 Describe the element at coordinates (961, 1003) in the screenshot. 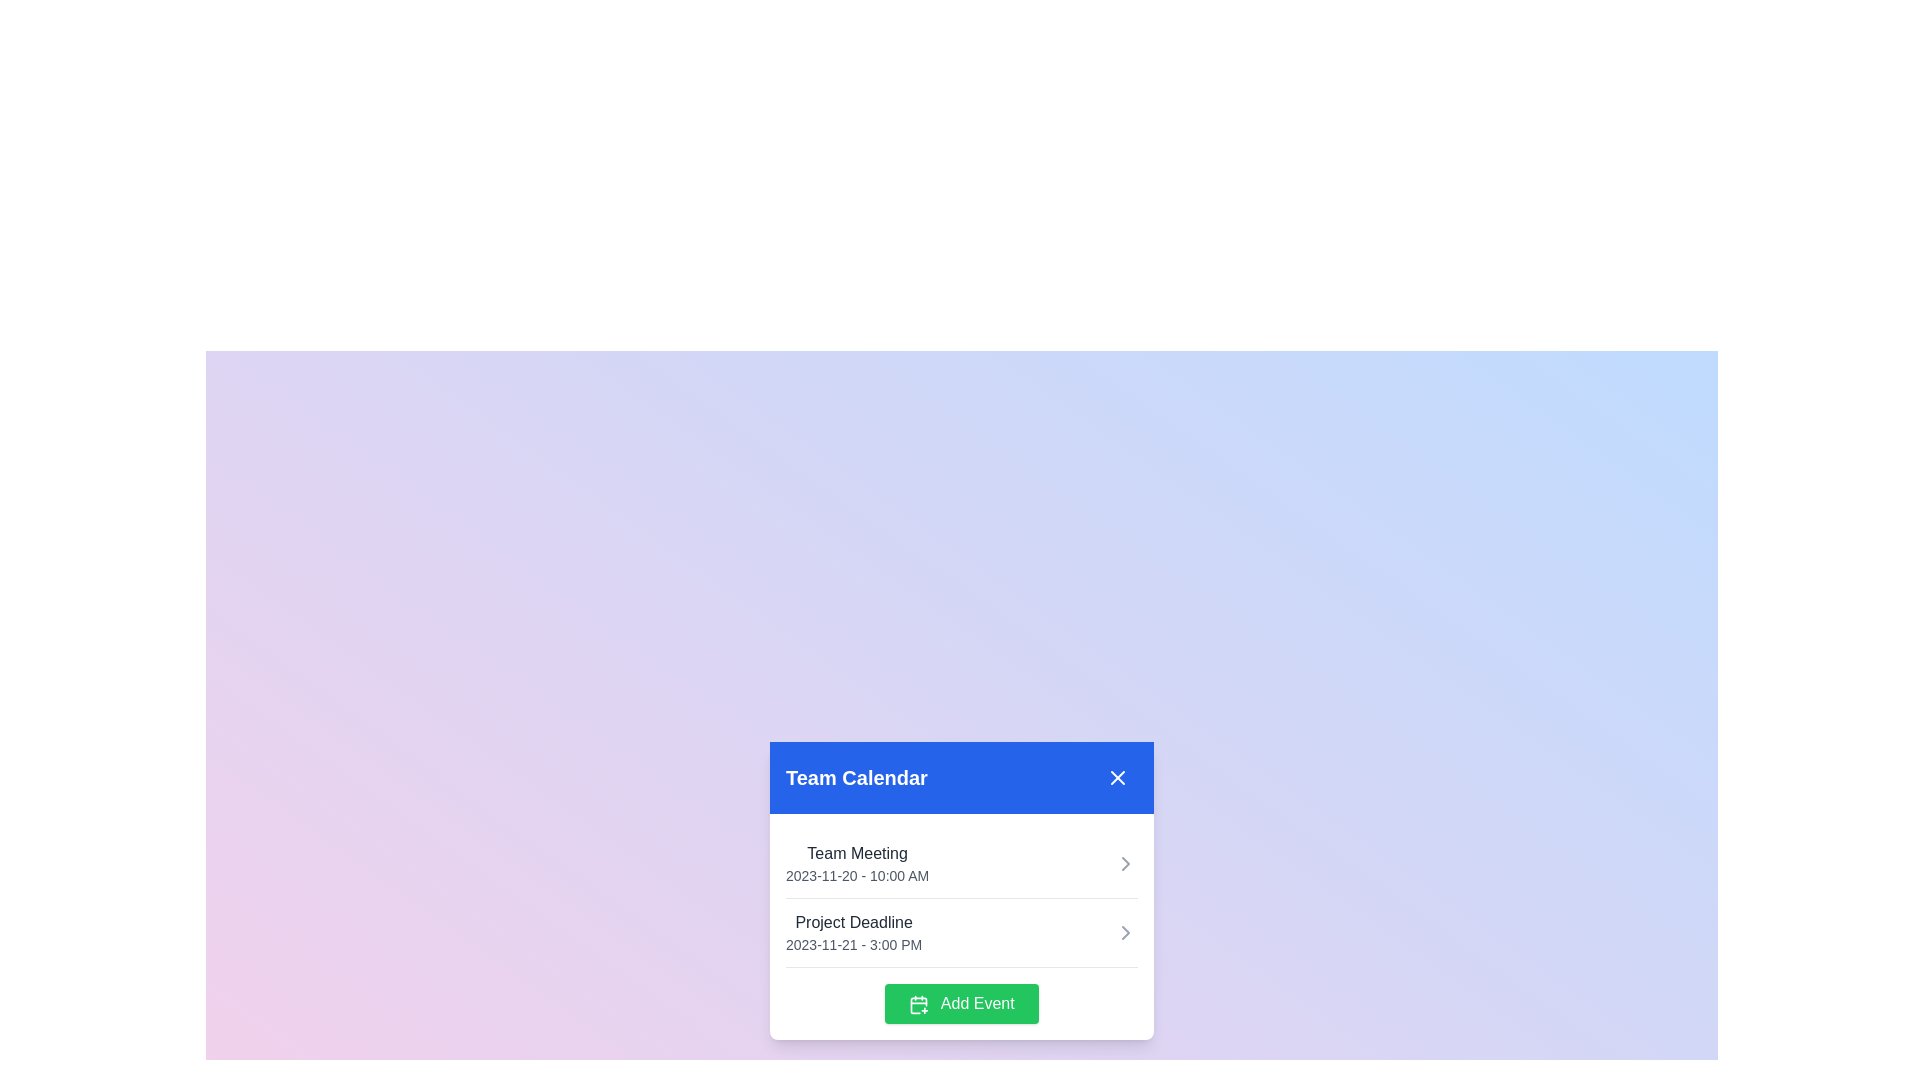

I see `the 'Add Event' button to initiate adding a new event` at that location.